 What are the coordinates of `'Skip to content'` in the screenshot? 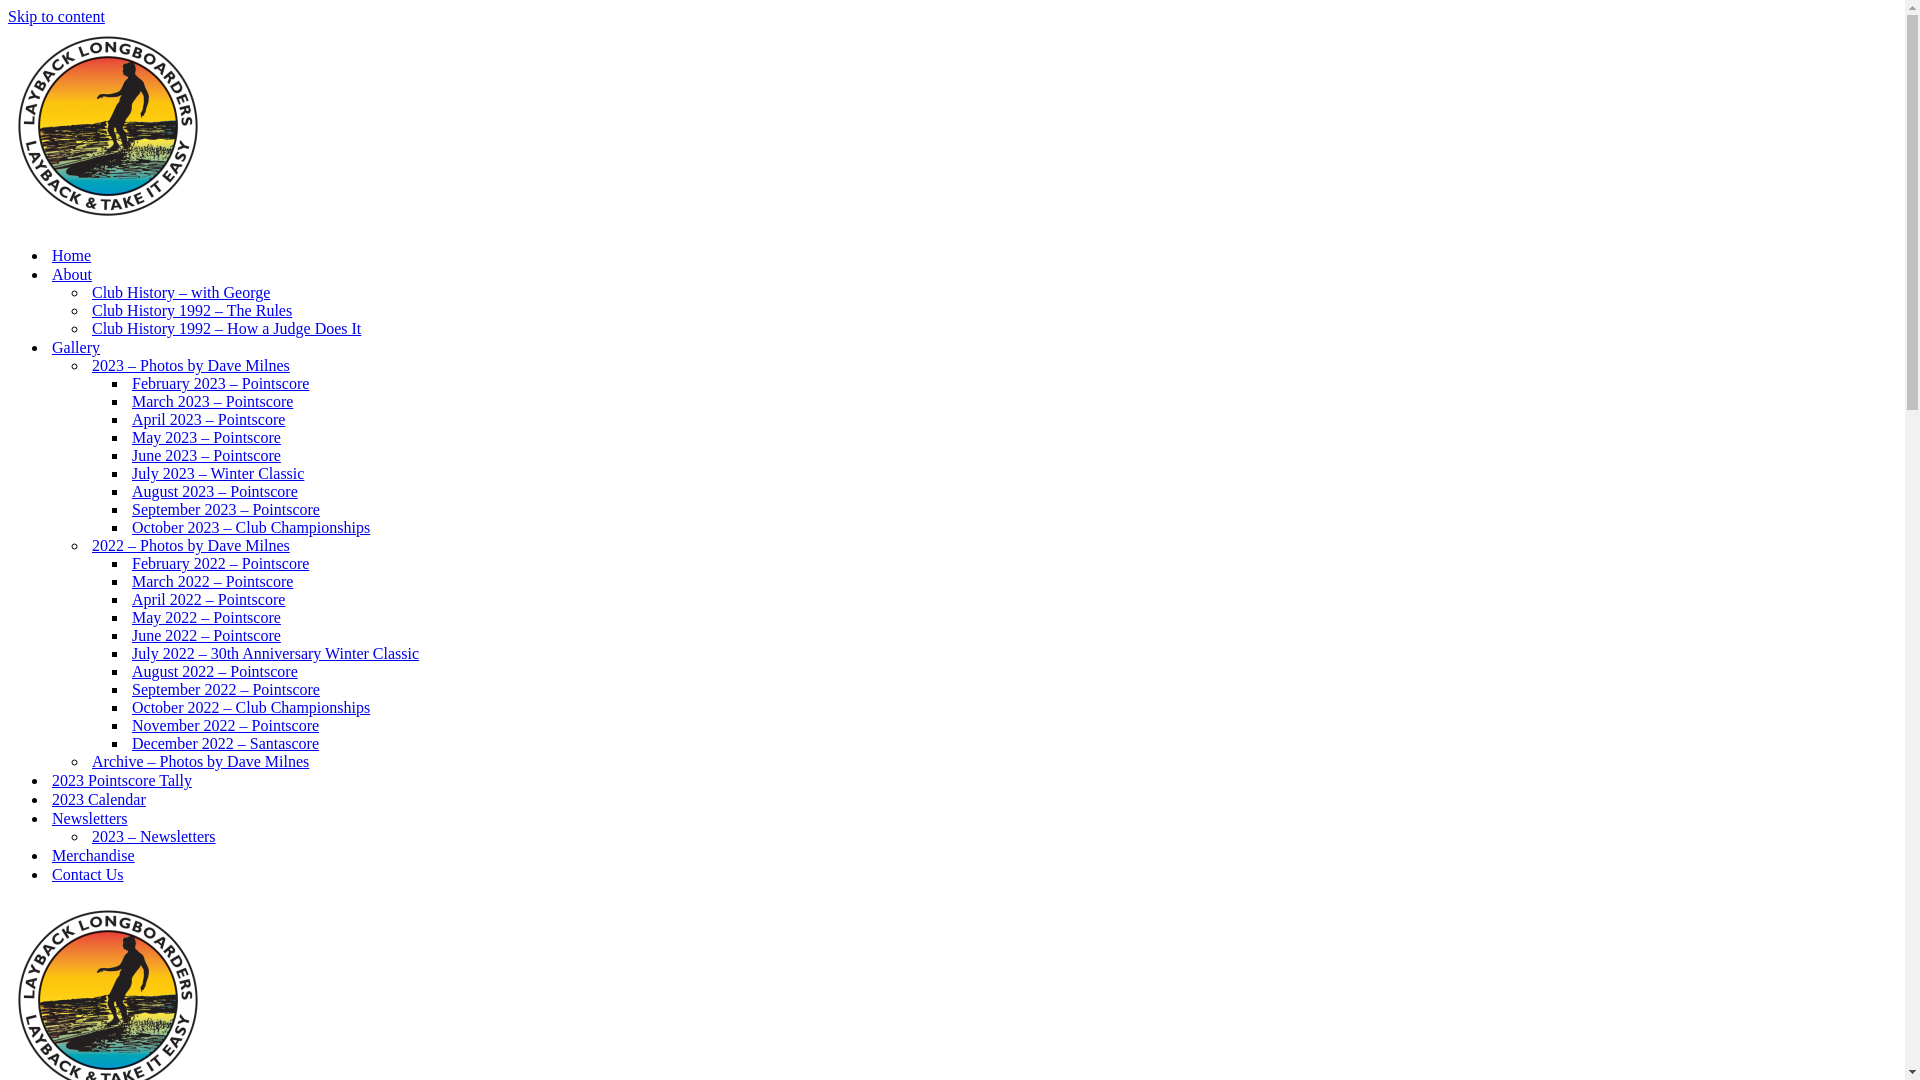 It's located at (56, 16).